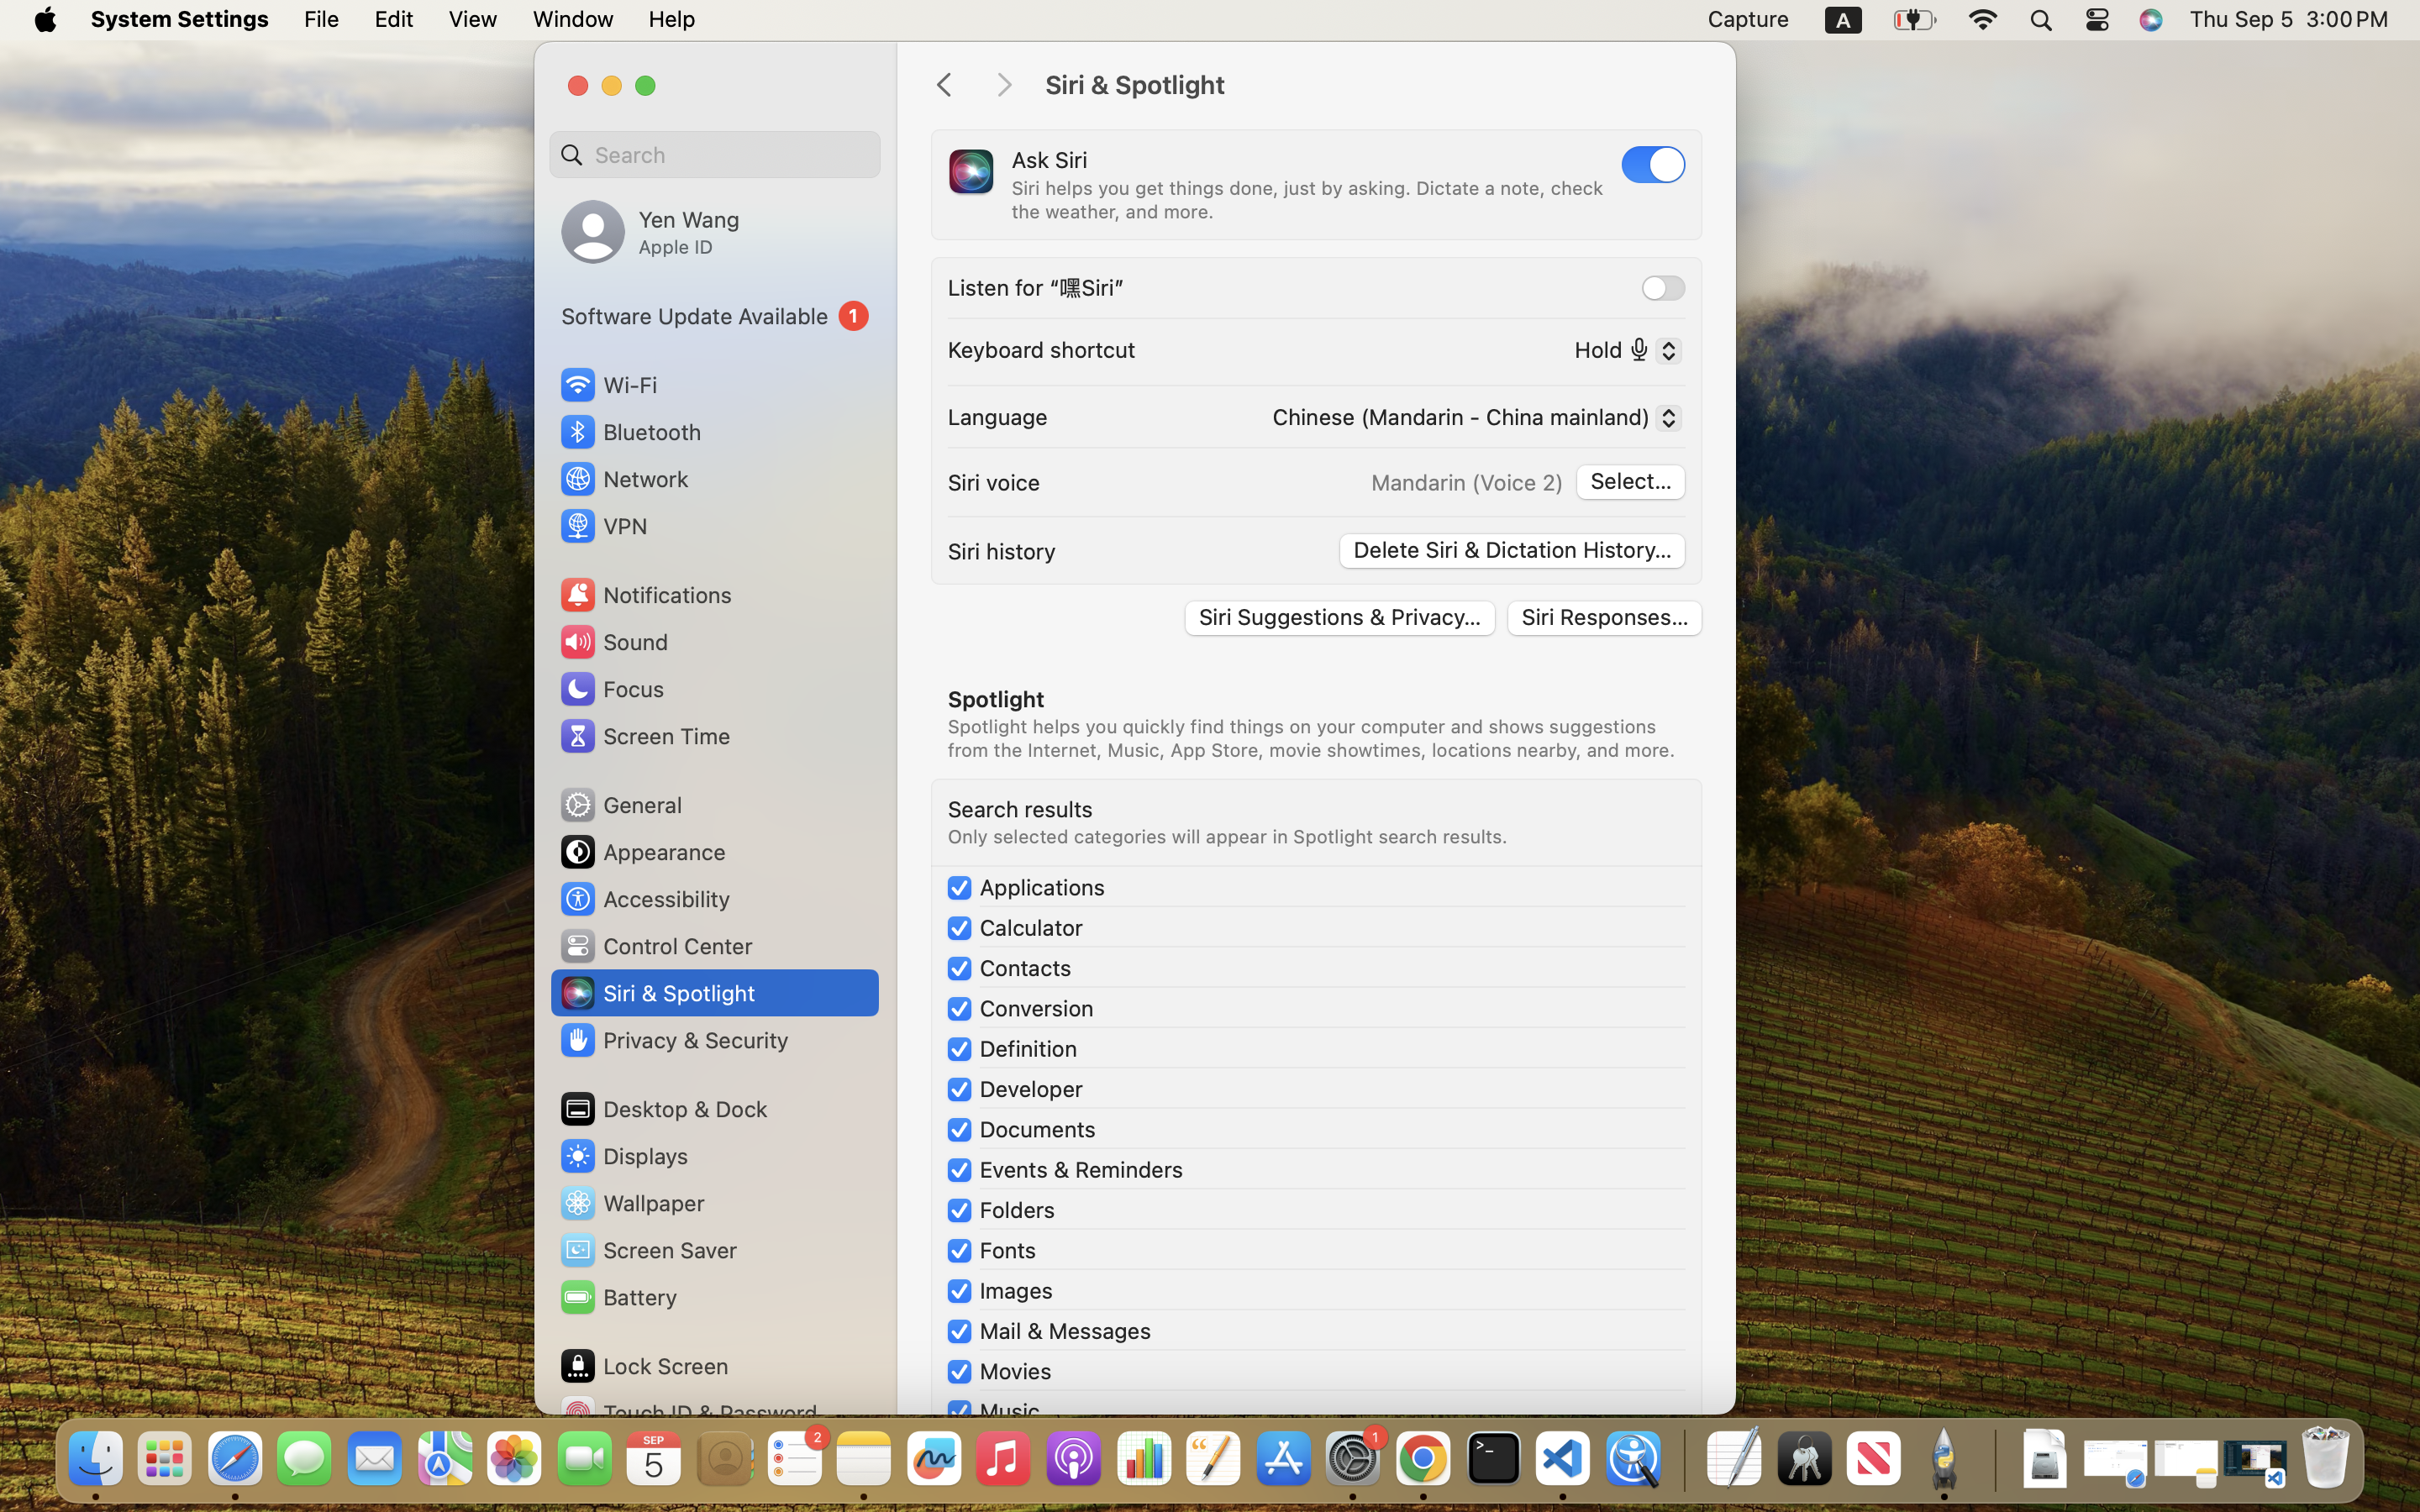 The width and height of the screenshot is (2420, 1512). Describe the element at coordinates (646, 1250) in the screenshot. I see `'Screen Saver'` at that location.